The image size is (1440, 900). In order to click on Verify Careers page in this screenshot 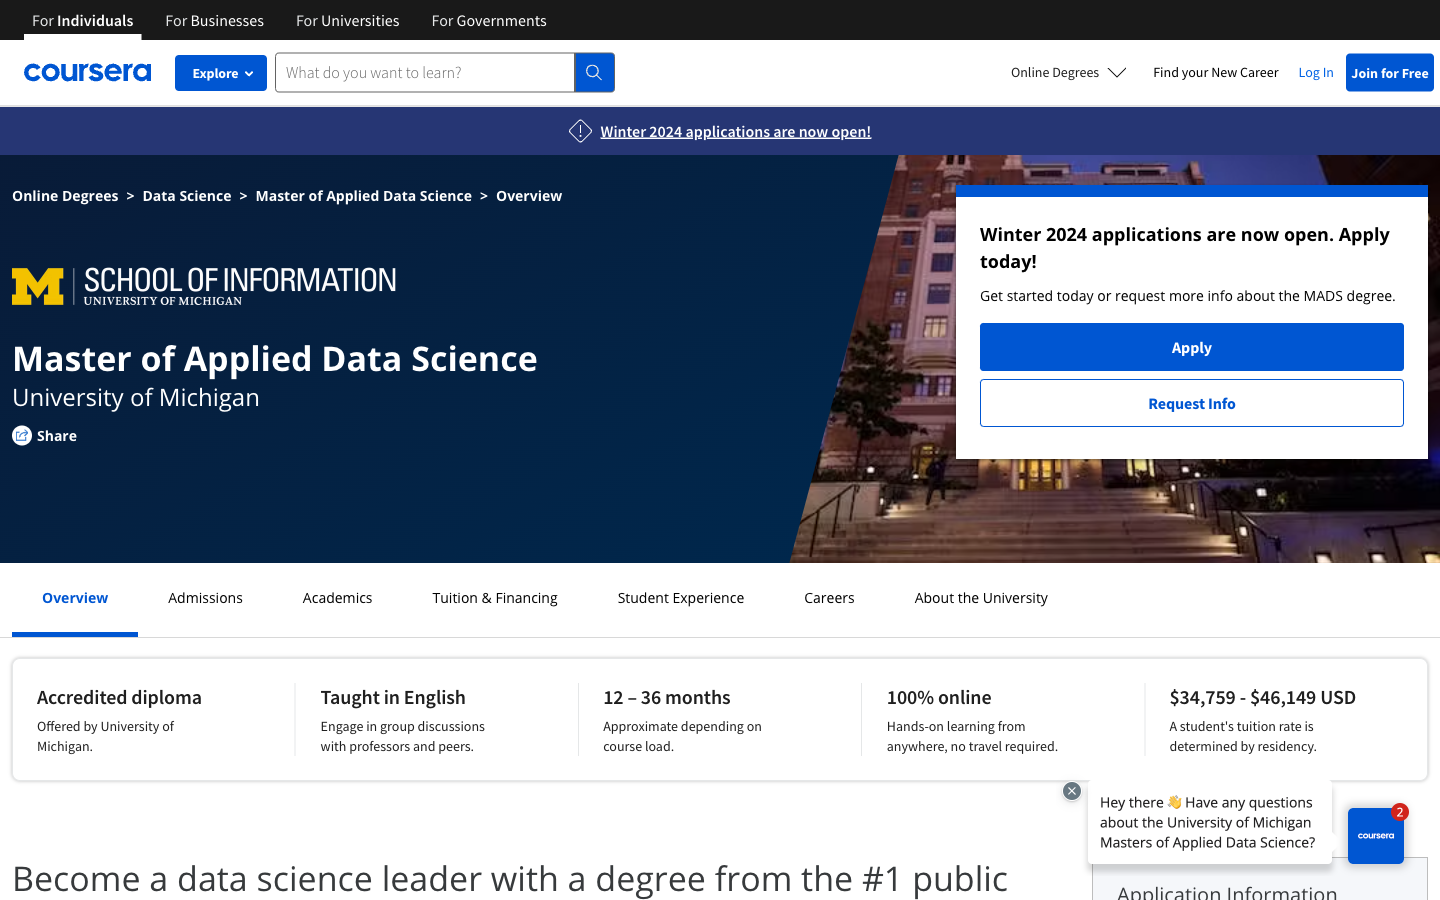, I will do `click(829, 597)`.